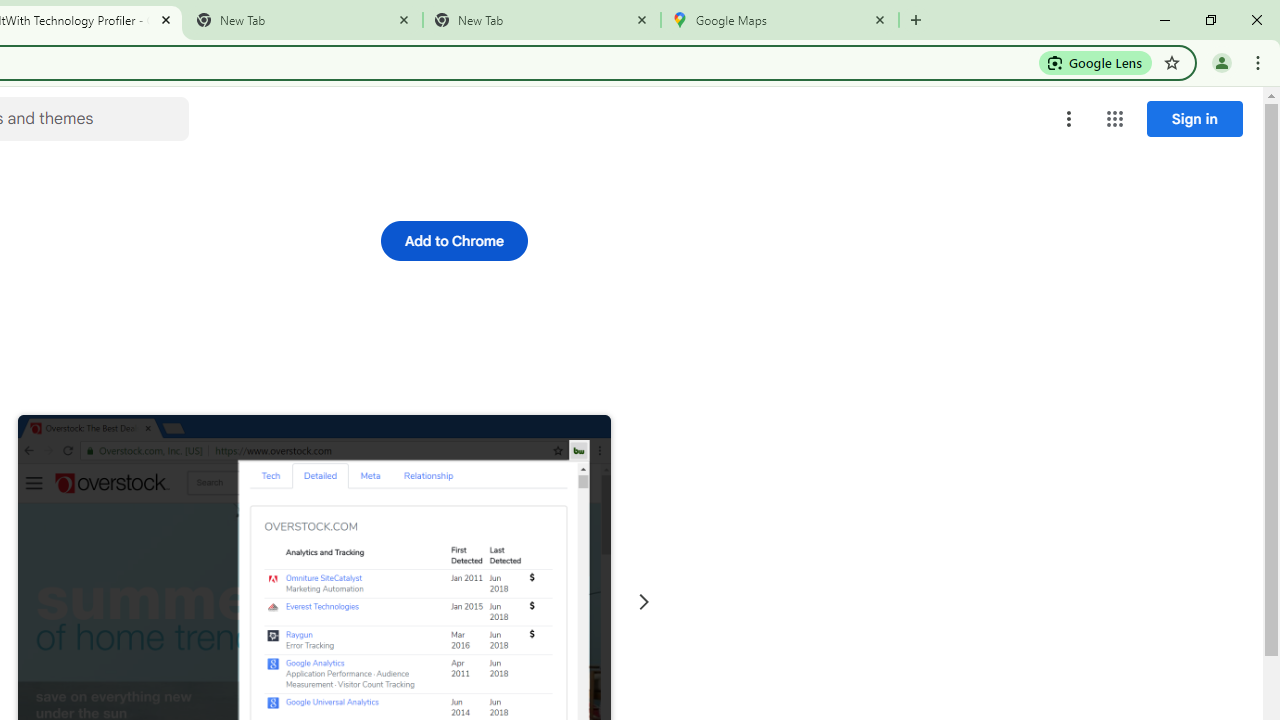 The width and height of the screenshot is (1280, 720). I want to click on 'Google Maps', so click(778, 20).